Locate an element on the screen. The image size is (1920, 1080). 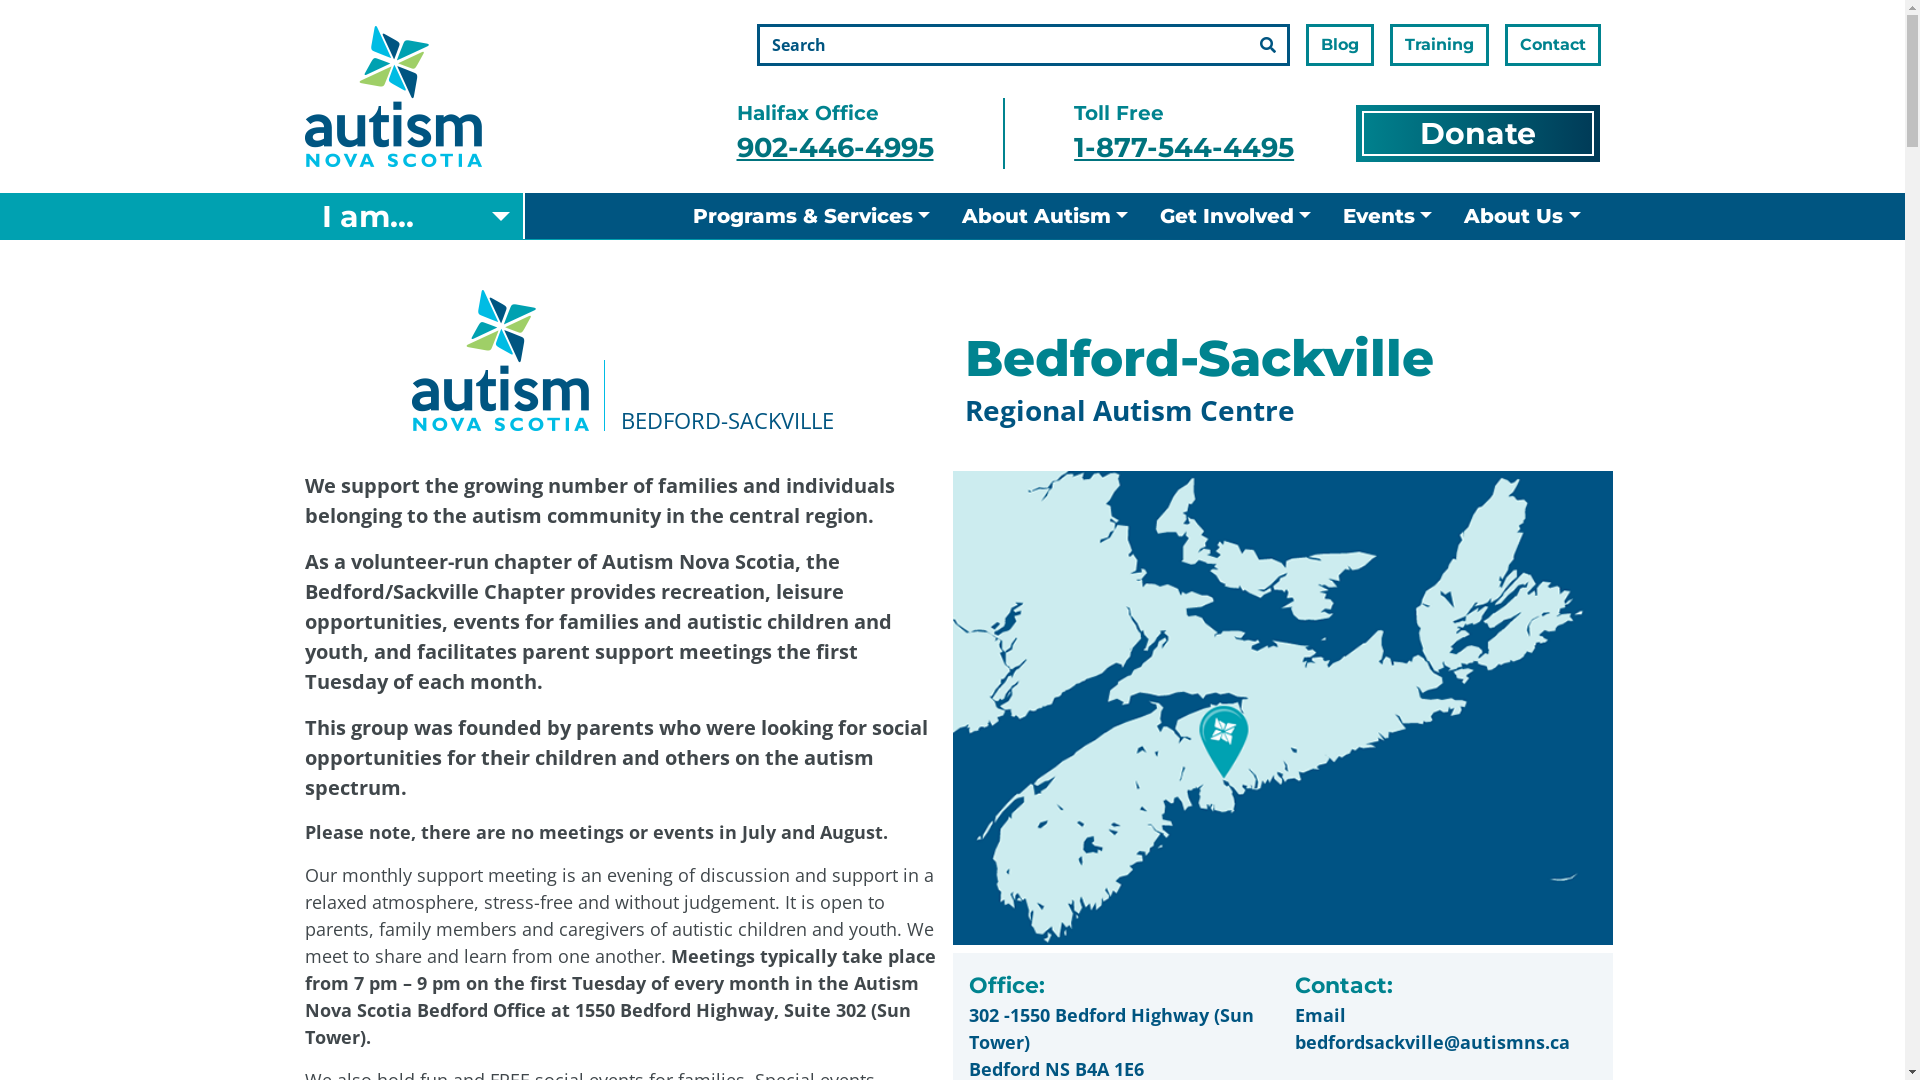
'About Autism' is located at coordinates (1044, 216).